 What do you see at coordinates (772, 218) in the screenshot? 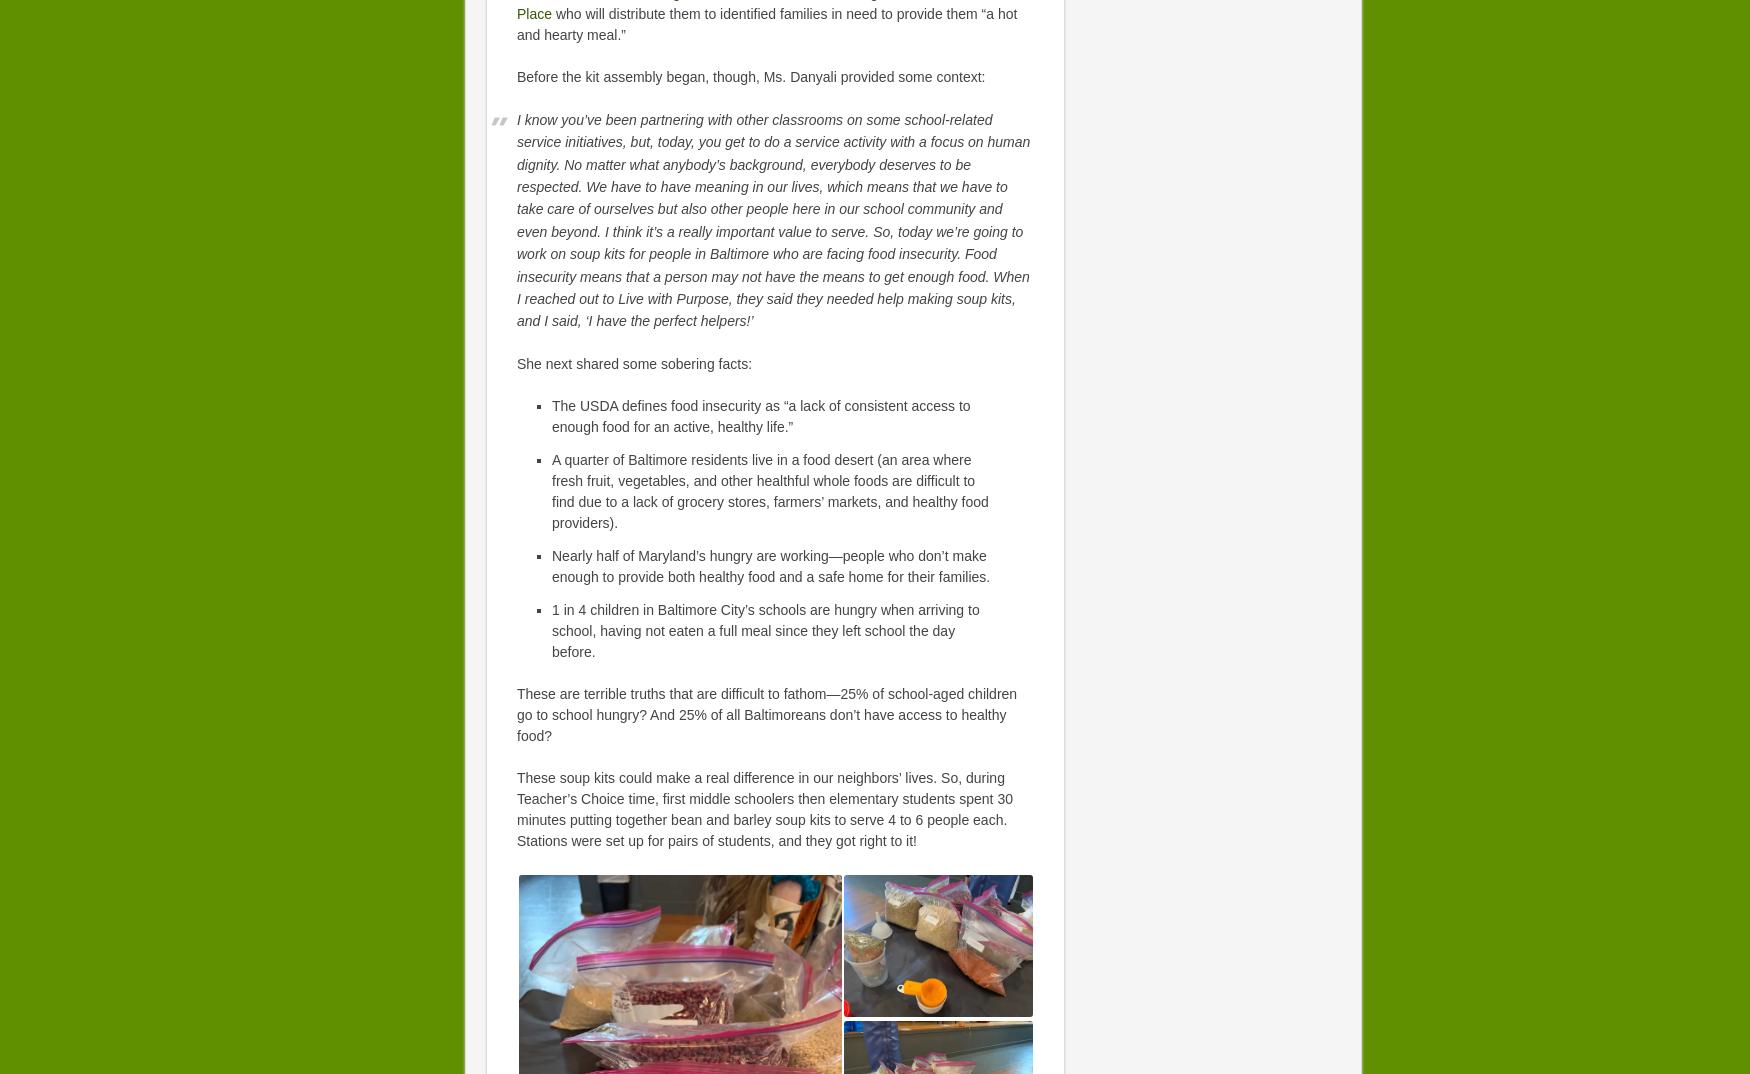
I see `'I know you’ve been partnering with other classrooms on some school-related service initiatives, but, today, you get to do a service activity with a focus on human dignity. No matter what anybody’s background, everybody deserves to be respected. We have to have meaning in our lives, which means that we have to take care of ourselves but also other people here in our school community and even beyond. I think it’s a really important value to serve. So, today we’re going to work on soup kits for people in Baltimore who are facing food insecurity. Food insecurity means that a person may not have the means to get enough food. When I reached out to Live with Purpose, they said they needed help making soup kits, and I said, ‘I have the perfect helpers!’'` at bounding box center [772, 218].